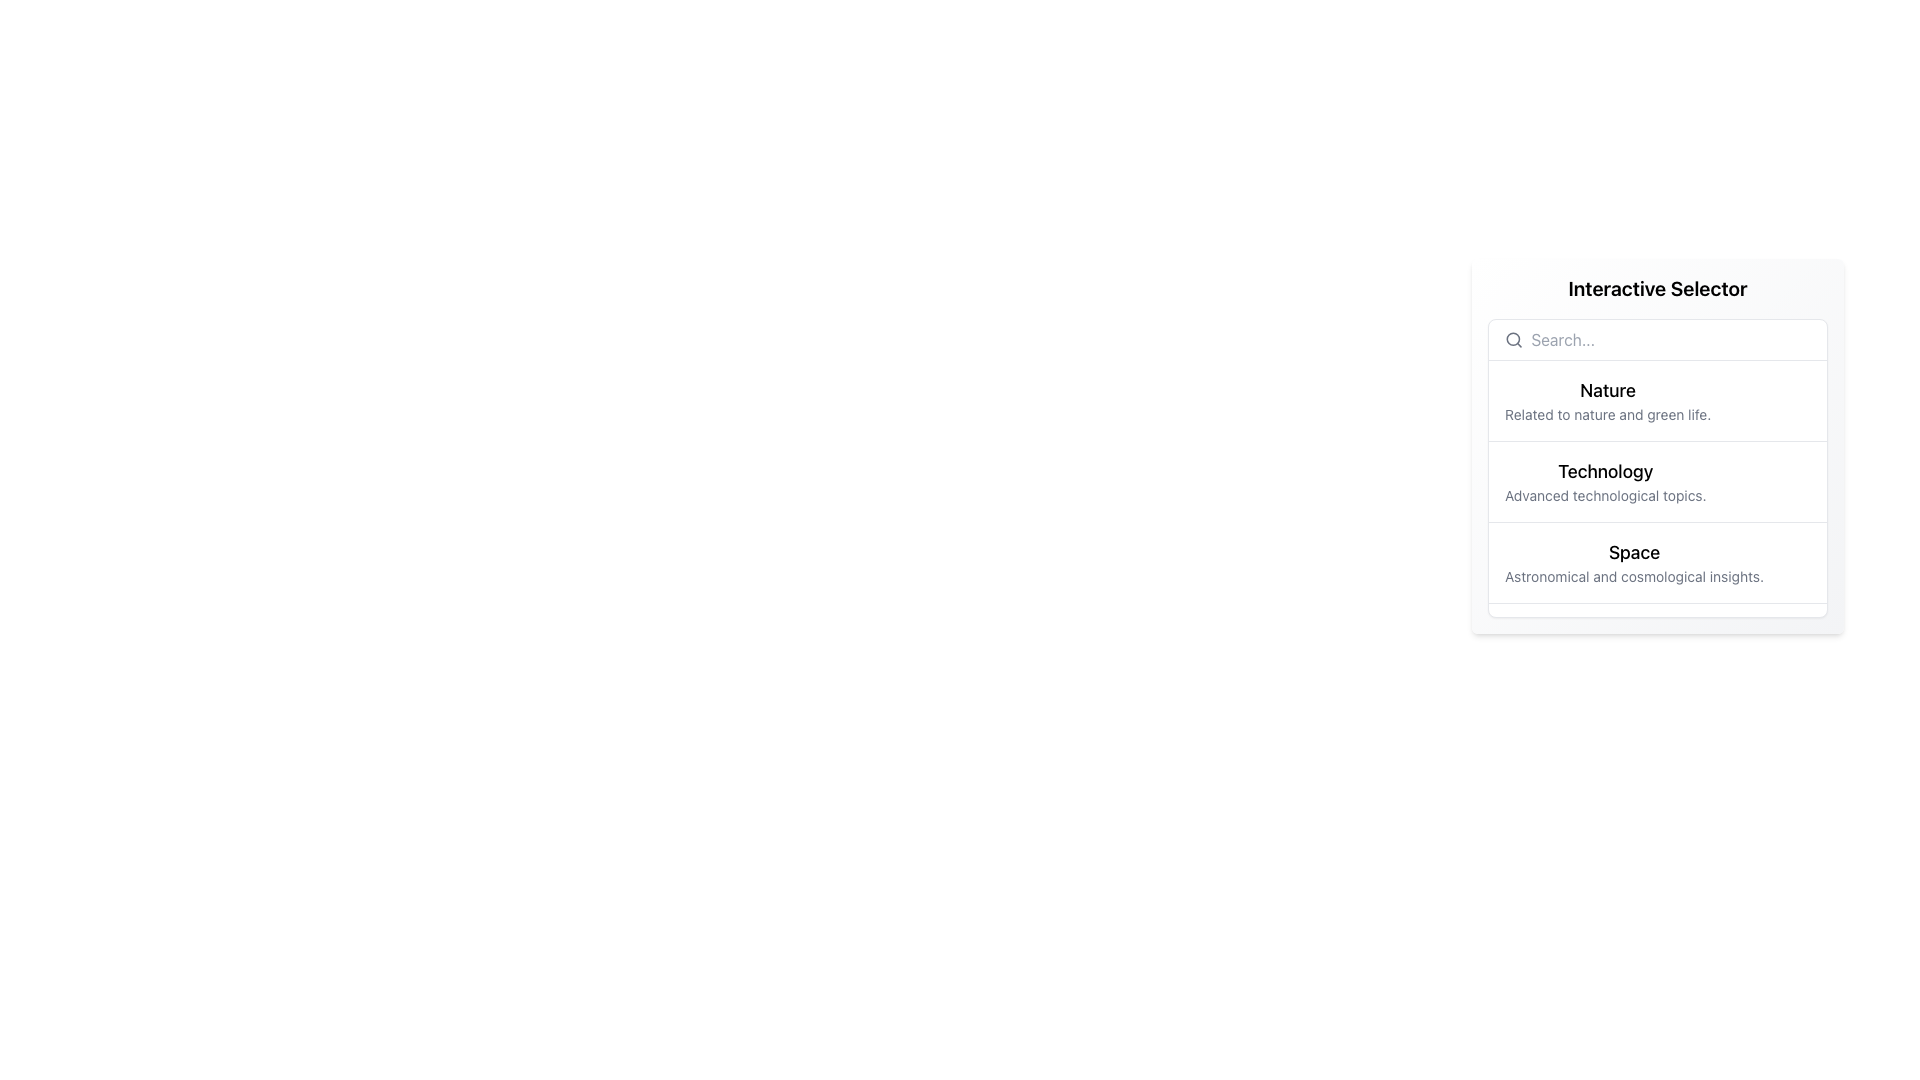 The width and height of the screenshot is (1920, 1080). I want to click on the third item in the 'Interactive Selector' list, which is located between 'Technology' and 'Reading', so click(1657, 563).